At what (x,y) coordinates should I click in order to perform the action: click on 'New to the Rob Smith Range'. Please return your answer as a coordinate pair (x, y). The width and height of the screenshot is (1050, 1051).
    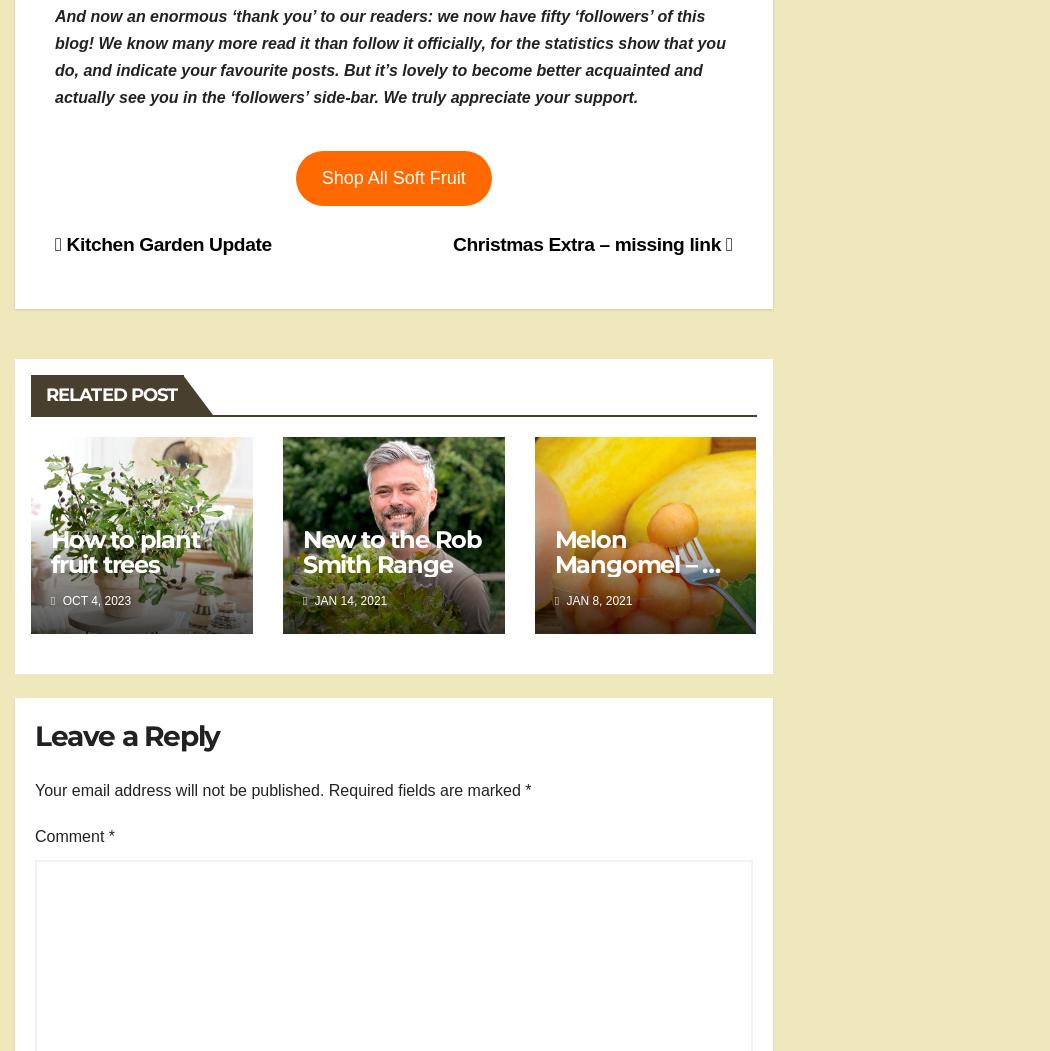
    Looking at the image, I should click on (301, 550).